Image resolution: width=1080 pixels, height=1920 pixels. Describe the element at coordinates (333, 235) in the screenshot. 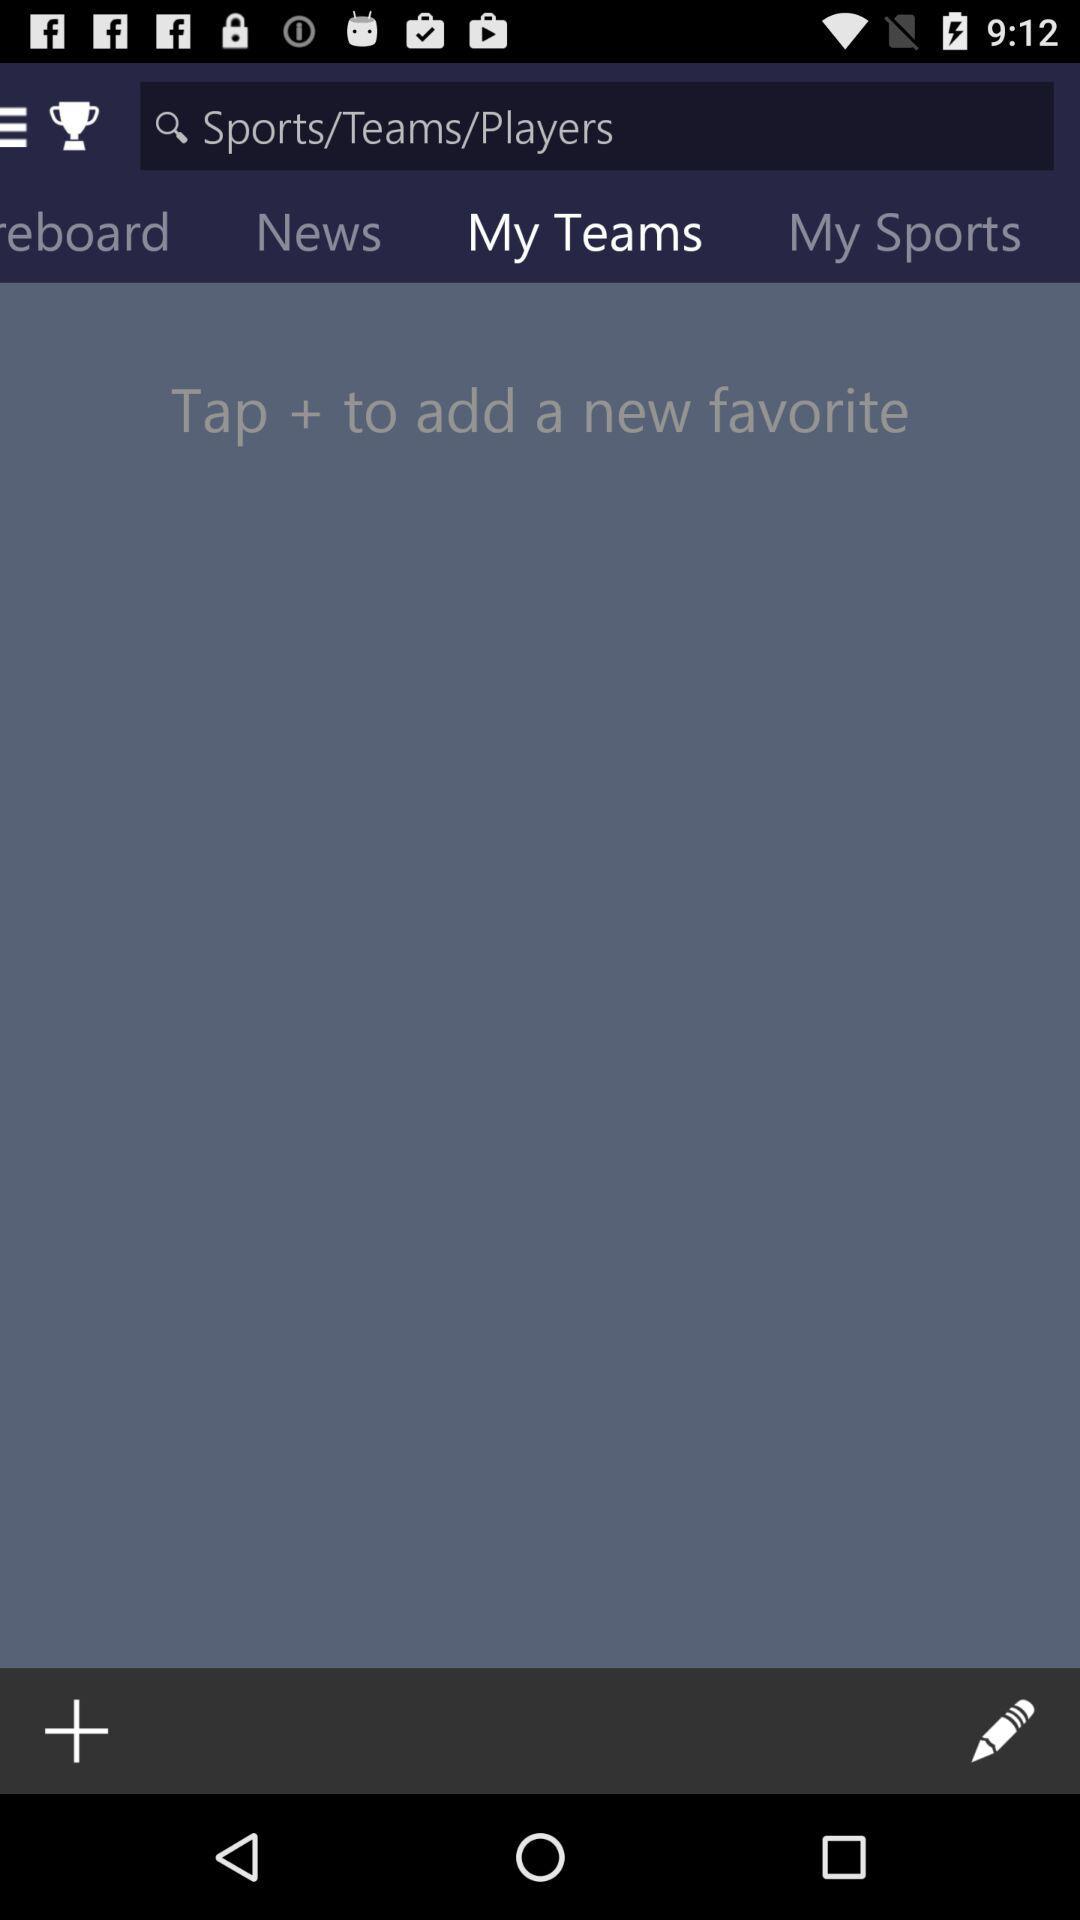

I see `icon to the left of my teams icon` at that location.